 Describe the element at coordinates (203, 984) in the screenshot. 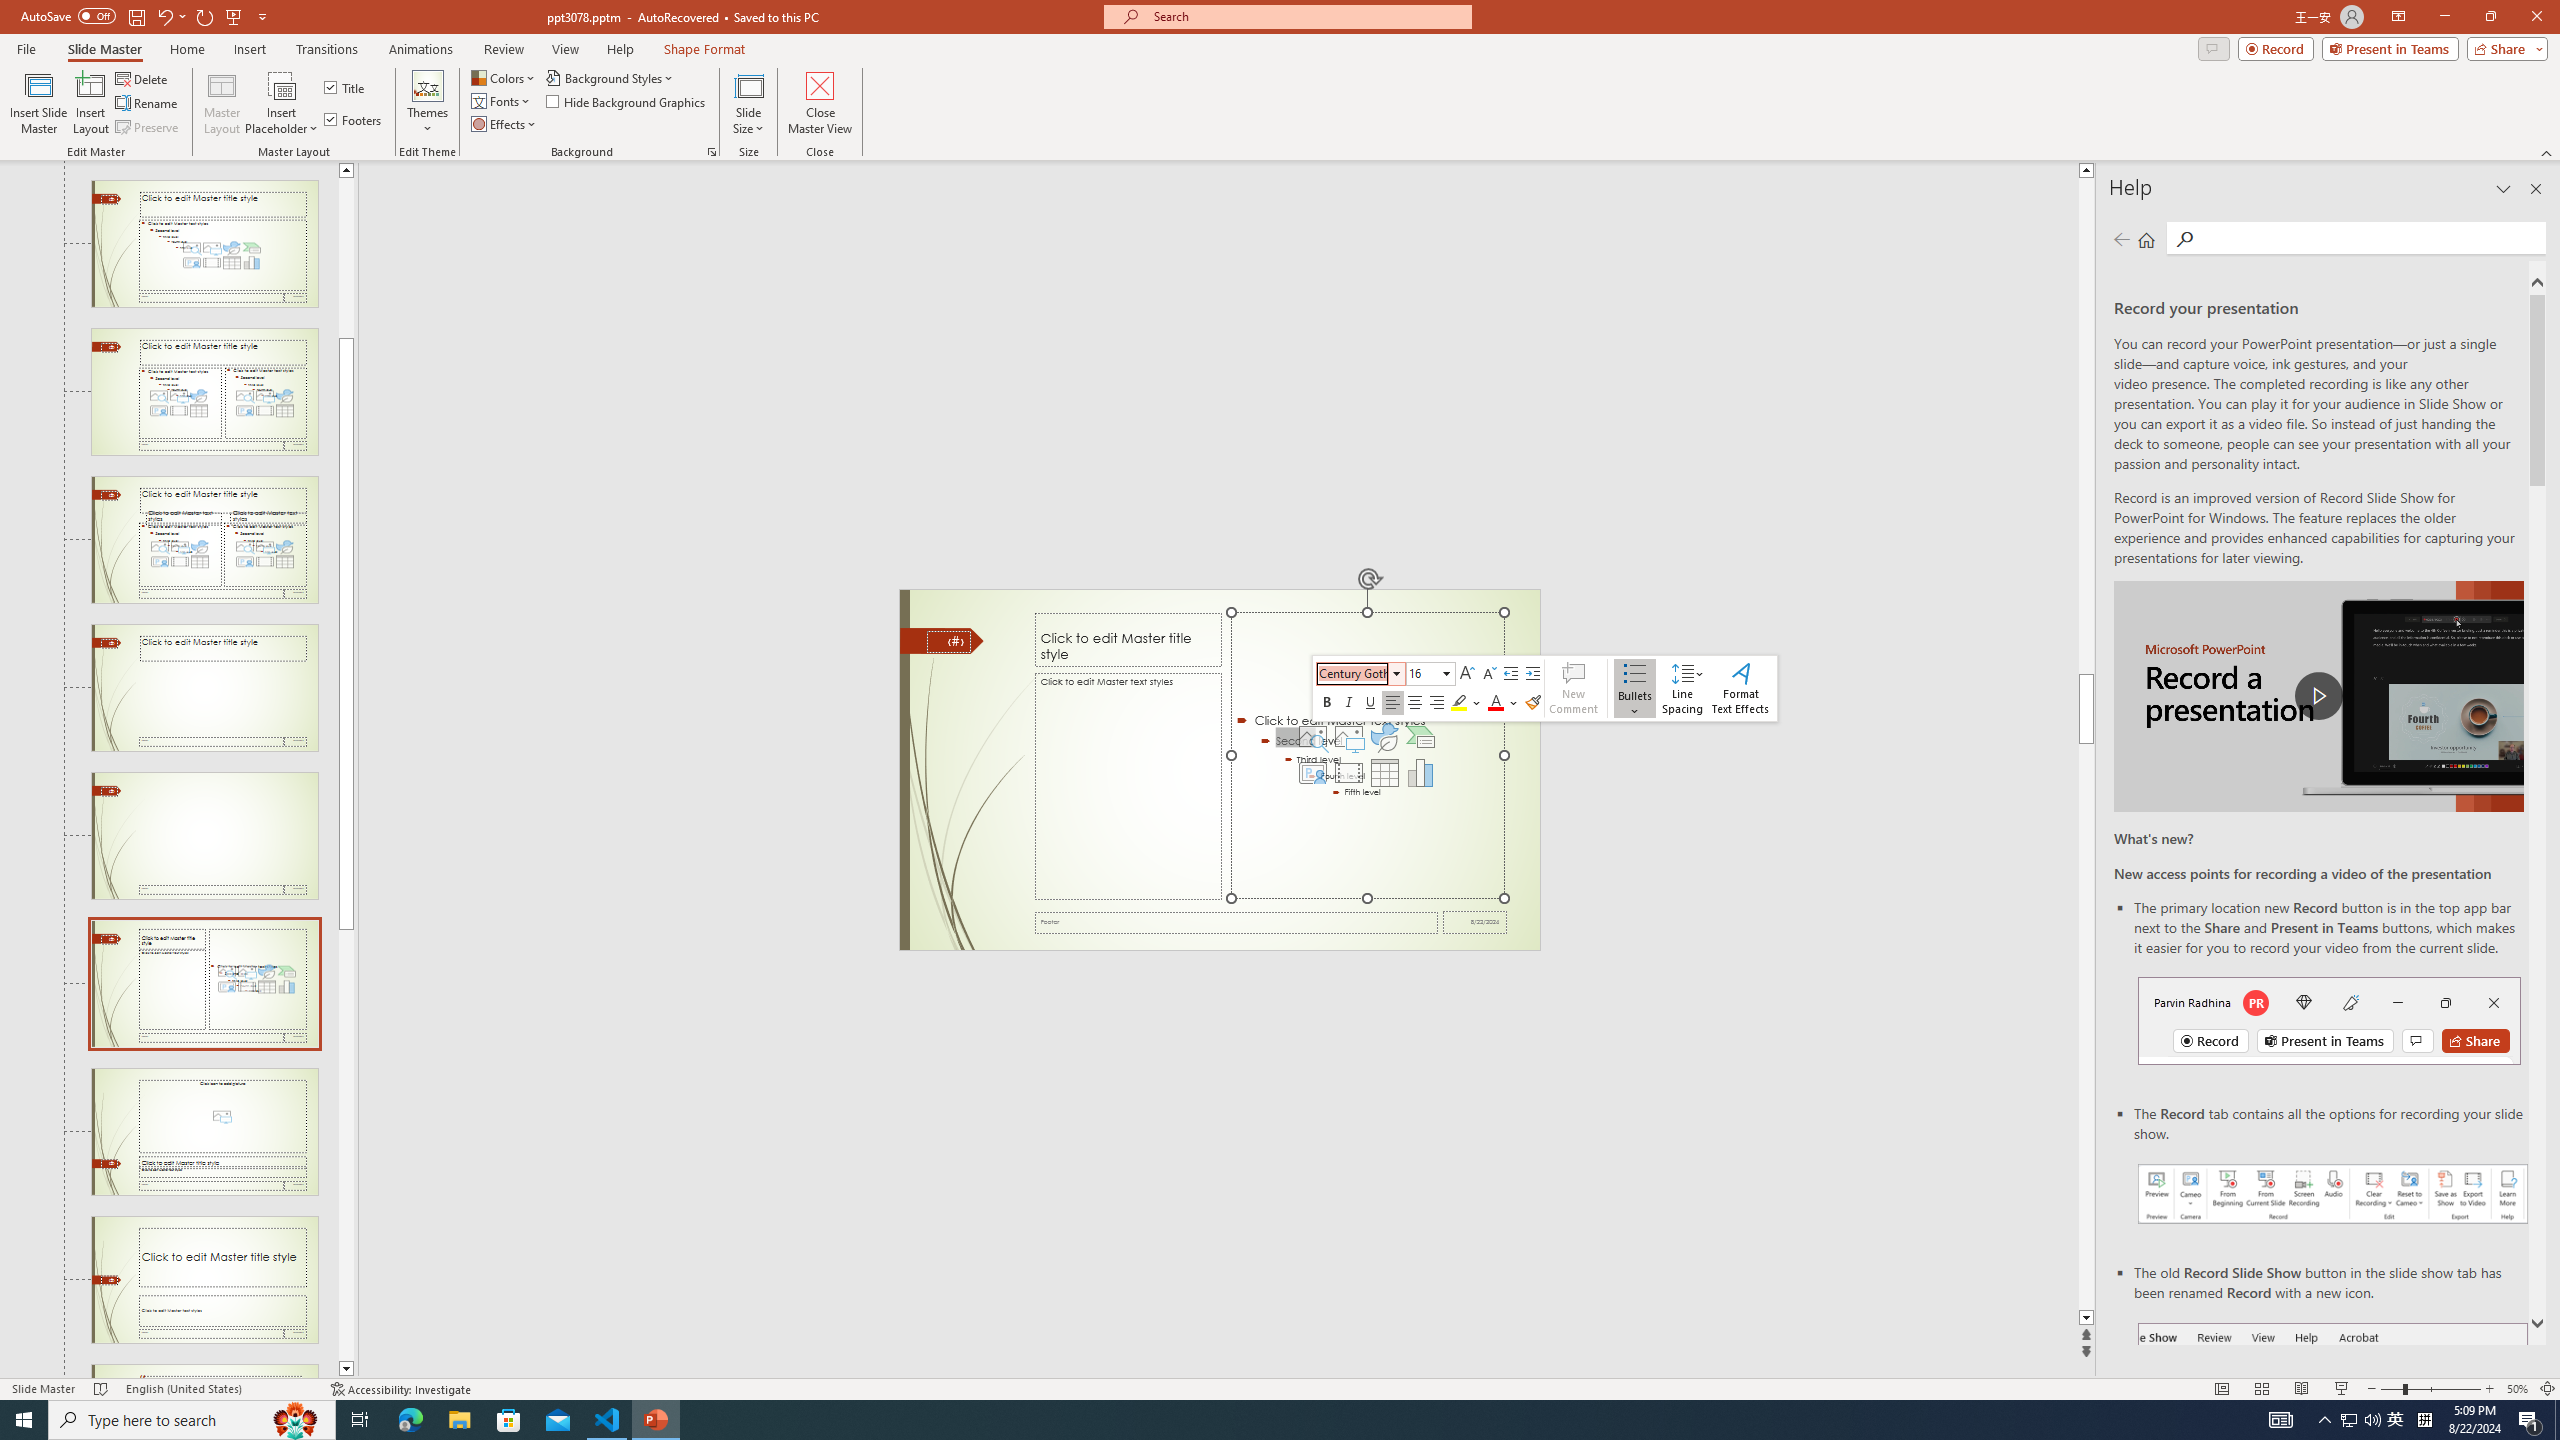

I see `'Slide Content with Caption Layout: used by no slides'` at that location.